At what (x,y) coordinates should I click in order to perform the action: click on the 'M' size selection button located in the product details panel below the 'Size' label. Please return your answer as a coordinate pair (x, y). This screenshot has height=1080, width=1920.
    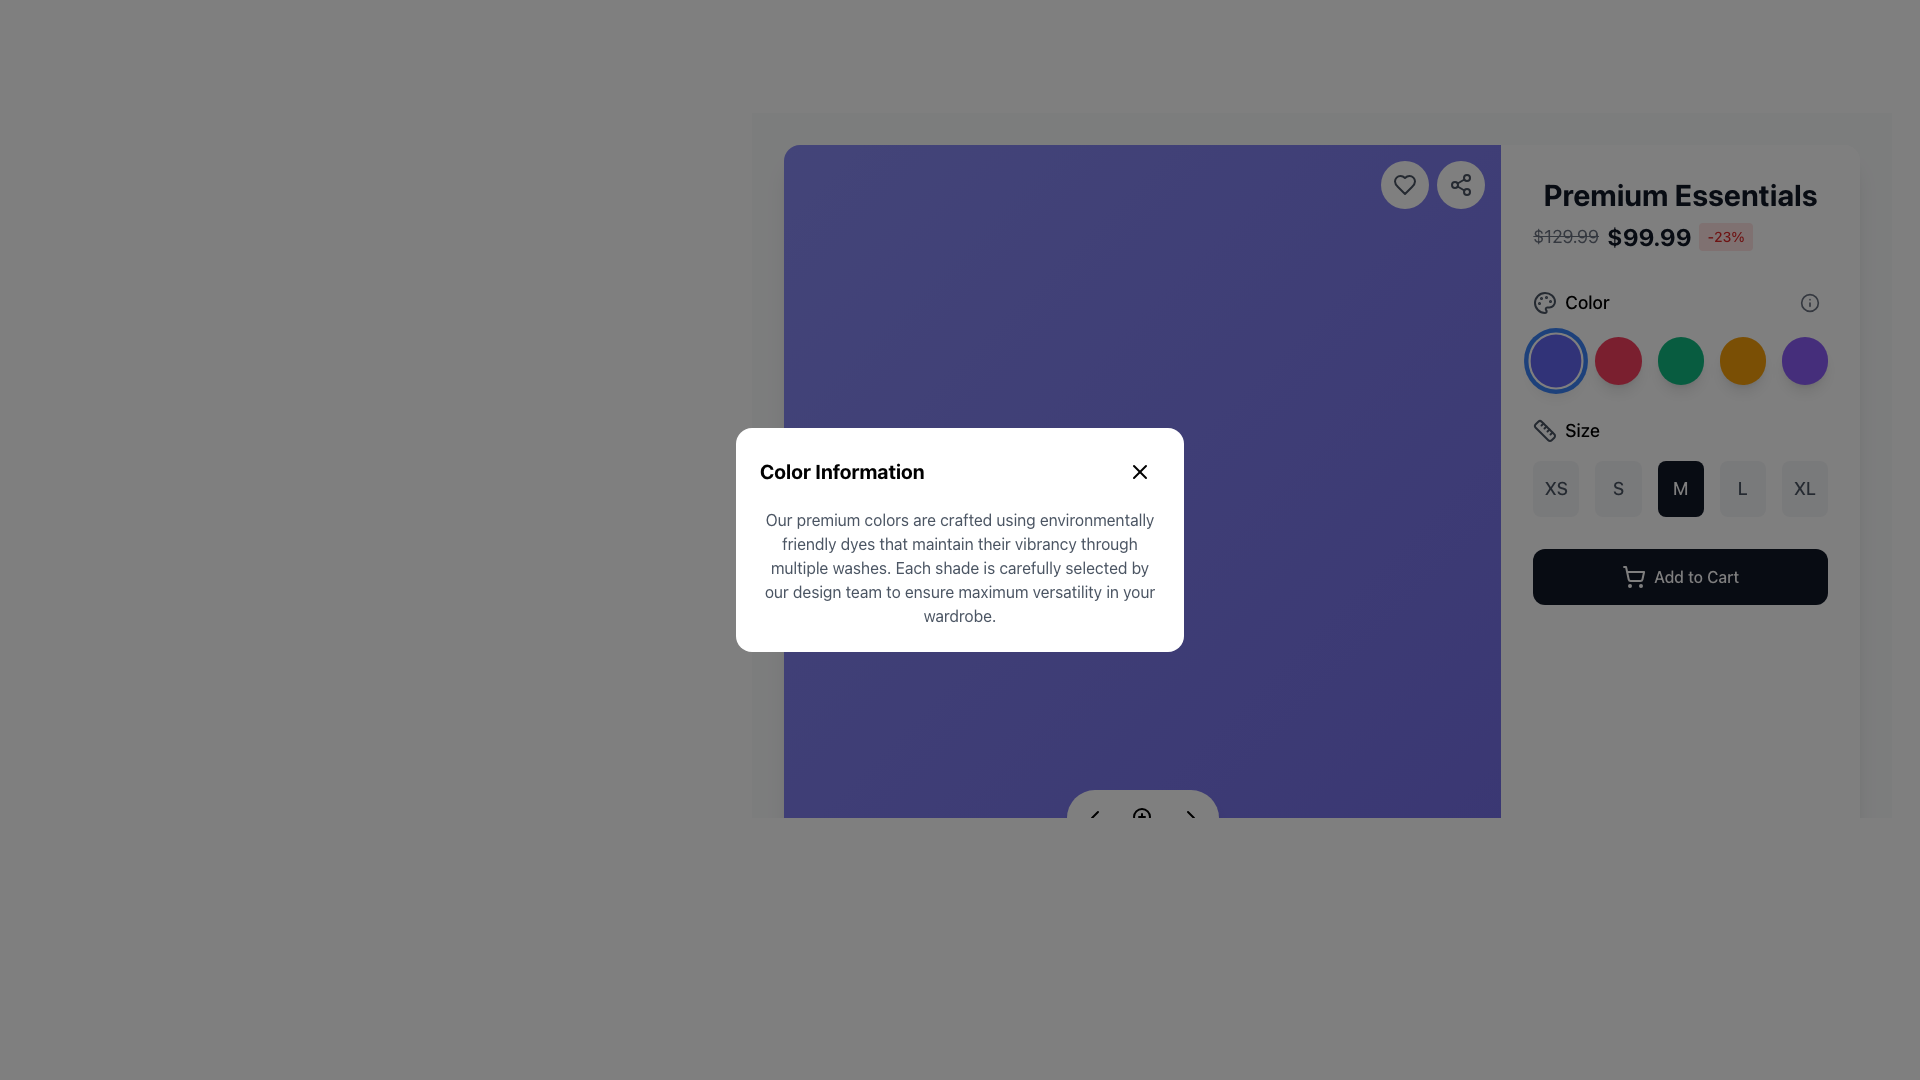
    Looking at the image, I should click on (1680, 466).